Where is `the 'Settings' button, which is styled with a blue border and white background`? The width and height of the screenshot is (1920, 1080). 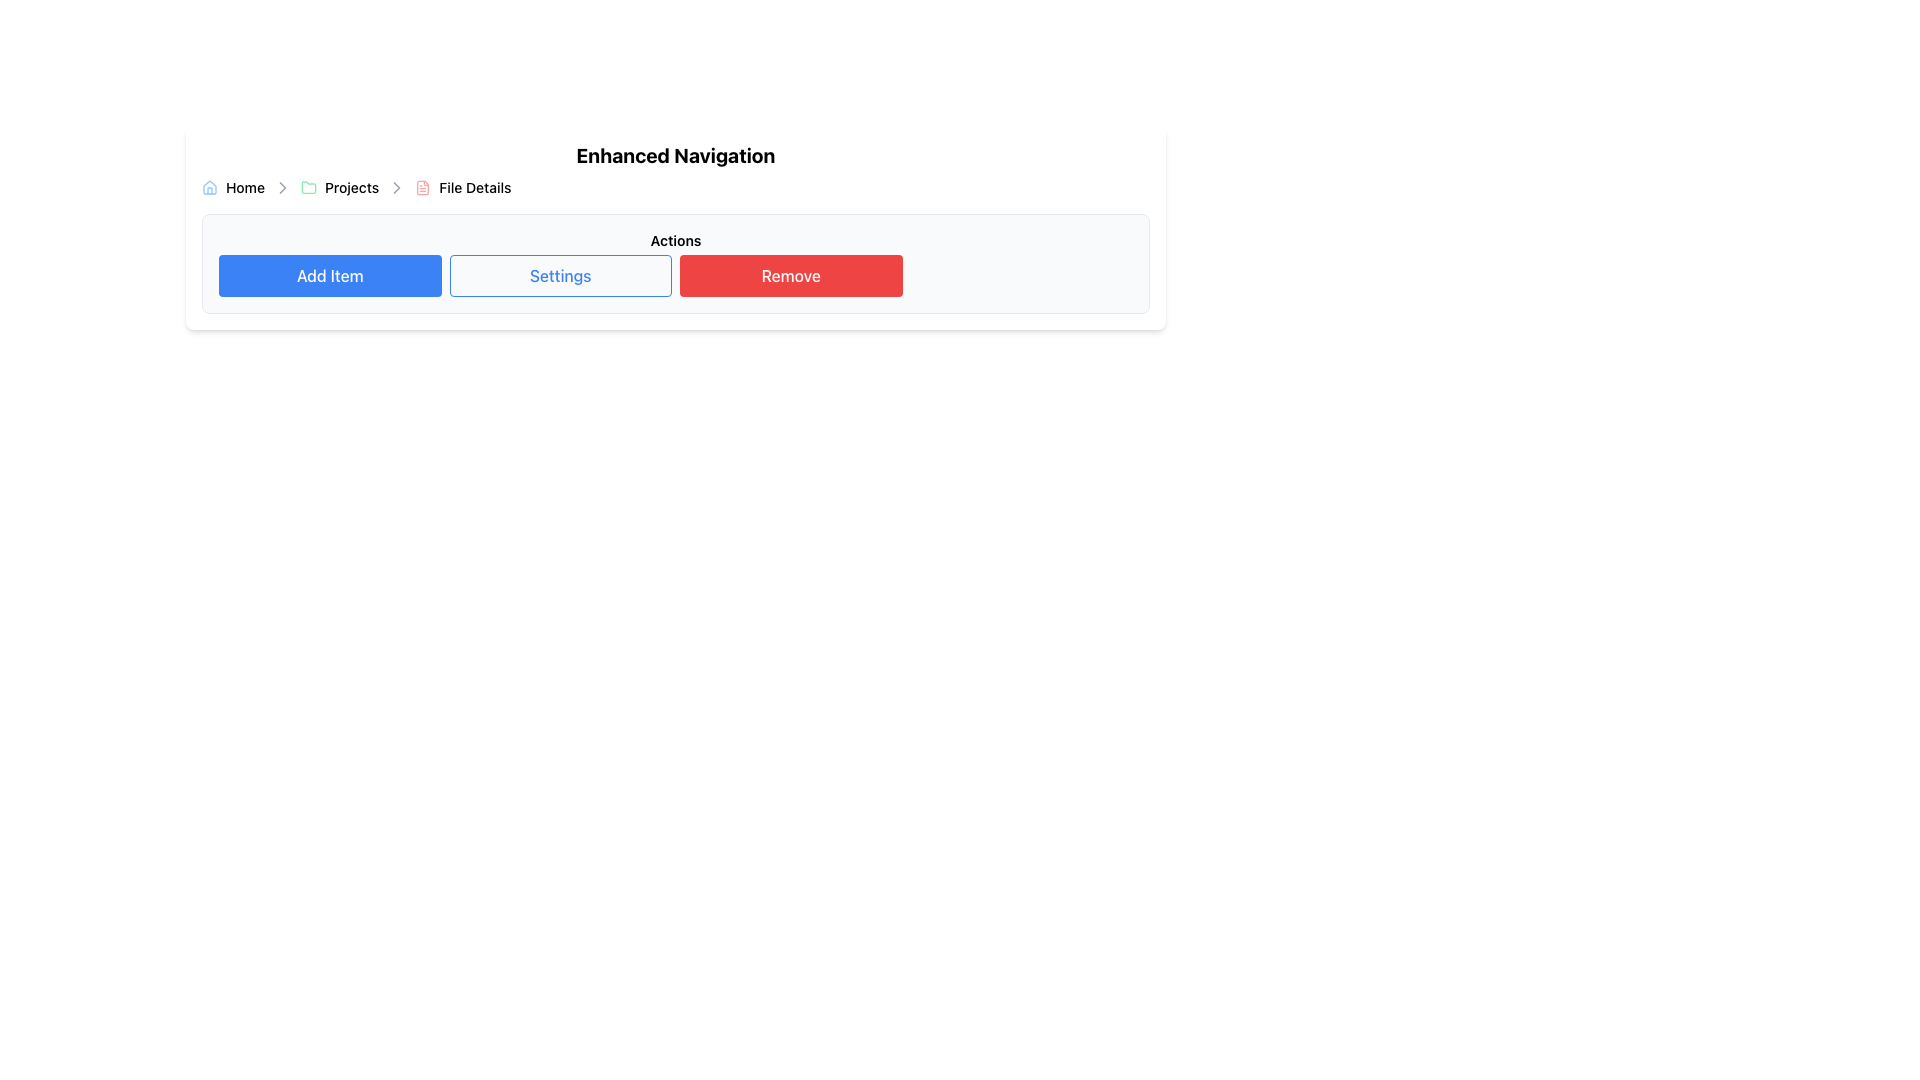 the 'Settings' button, which is styled with a blue border and white background is located at coordinates (560, 276).